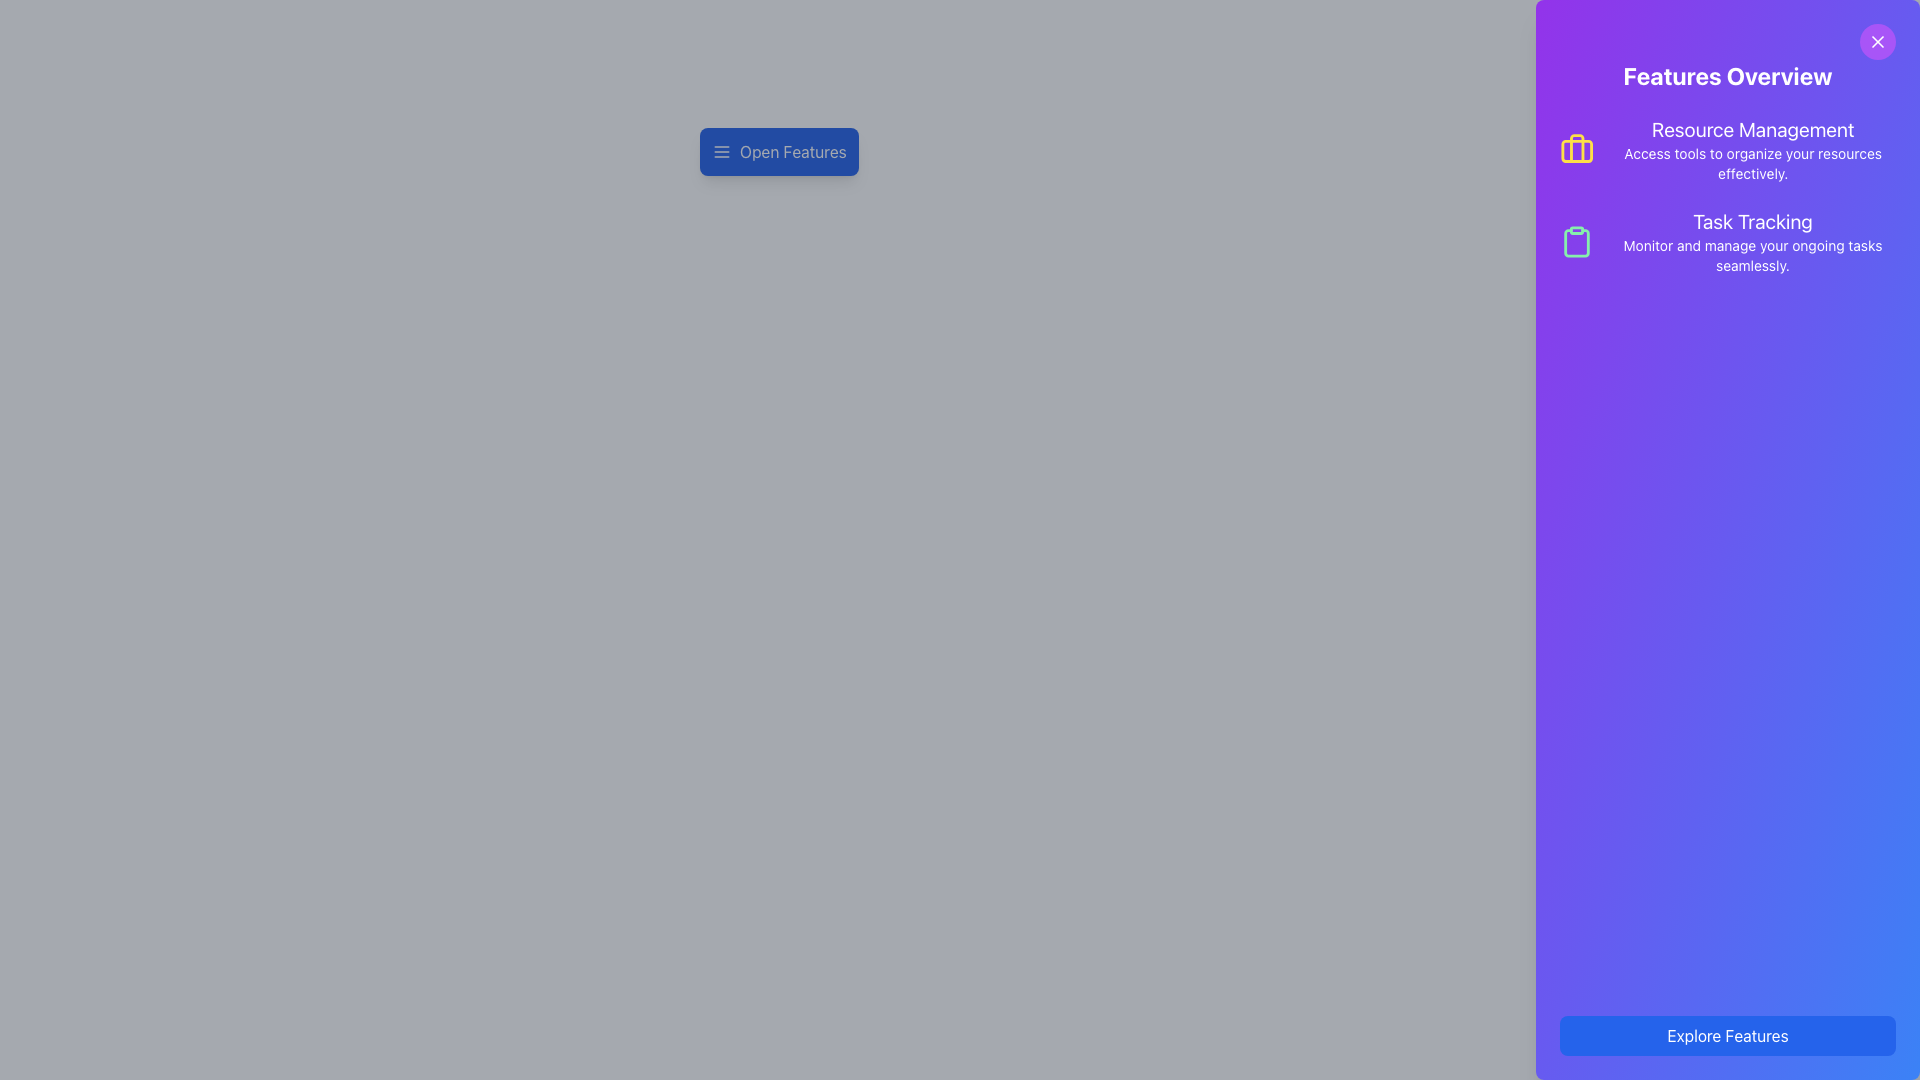 The width and height of the screenshot is (1920, 1080). Describe the element at coordinates (1751, 241) in the screenshot. I see `the 'Task Tracking' Text Description Block to interact with the feature` at that location.